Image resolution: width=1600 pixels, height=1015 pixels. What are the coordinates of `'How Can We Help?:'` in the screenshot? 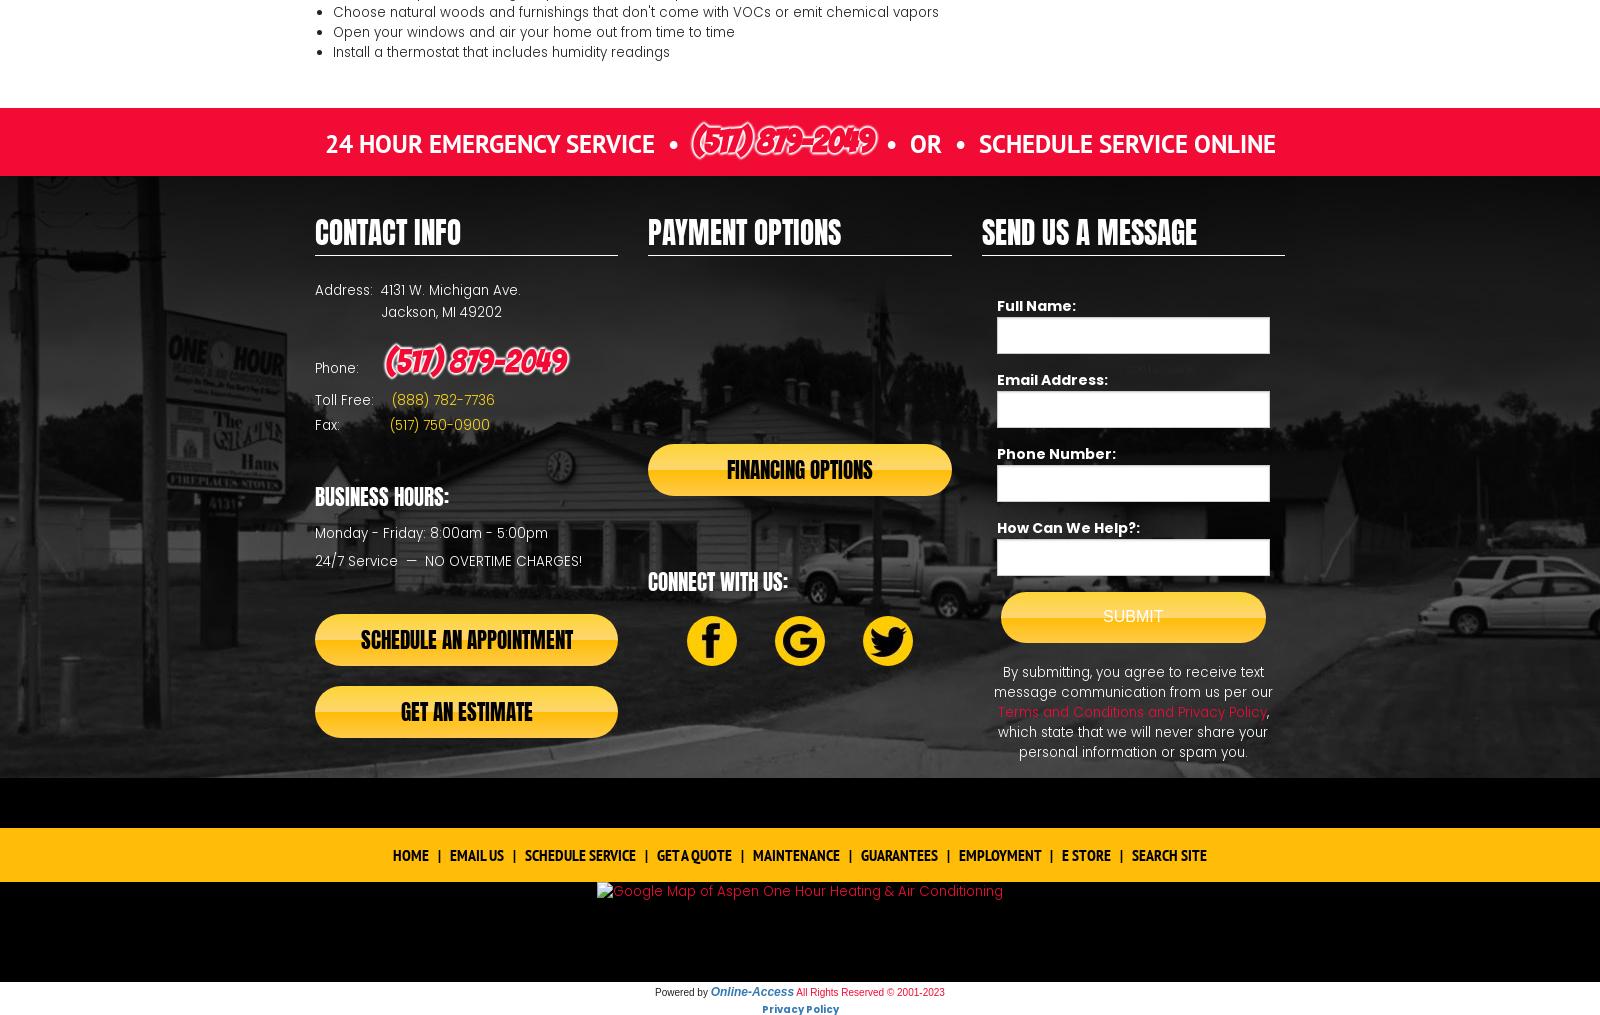 It's located at (1067, 528).